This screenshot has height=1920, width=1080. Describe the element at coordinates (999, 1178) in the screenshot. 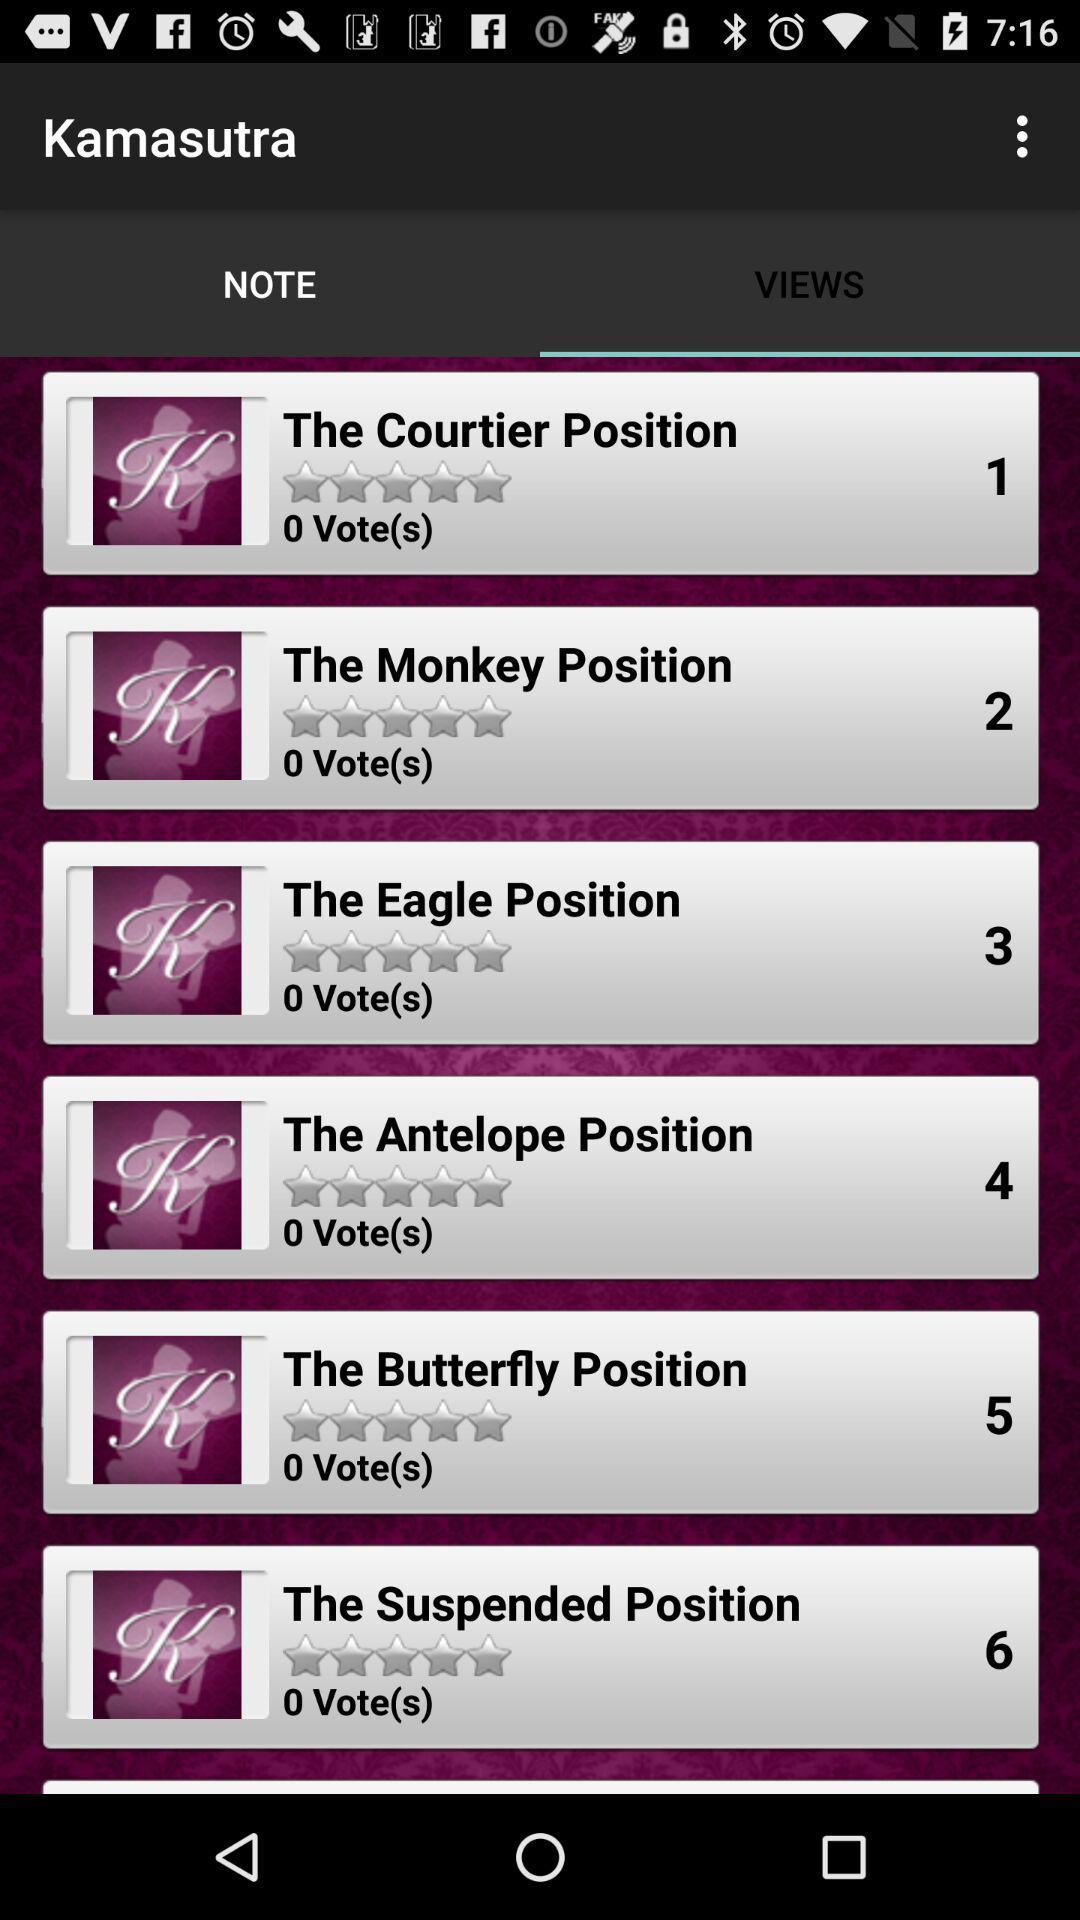

I see `icon next to the antelope position item` at that location.